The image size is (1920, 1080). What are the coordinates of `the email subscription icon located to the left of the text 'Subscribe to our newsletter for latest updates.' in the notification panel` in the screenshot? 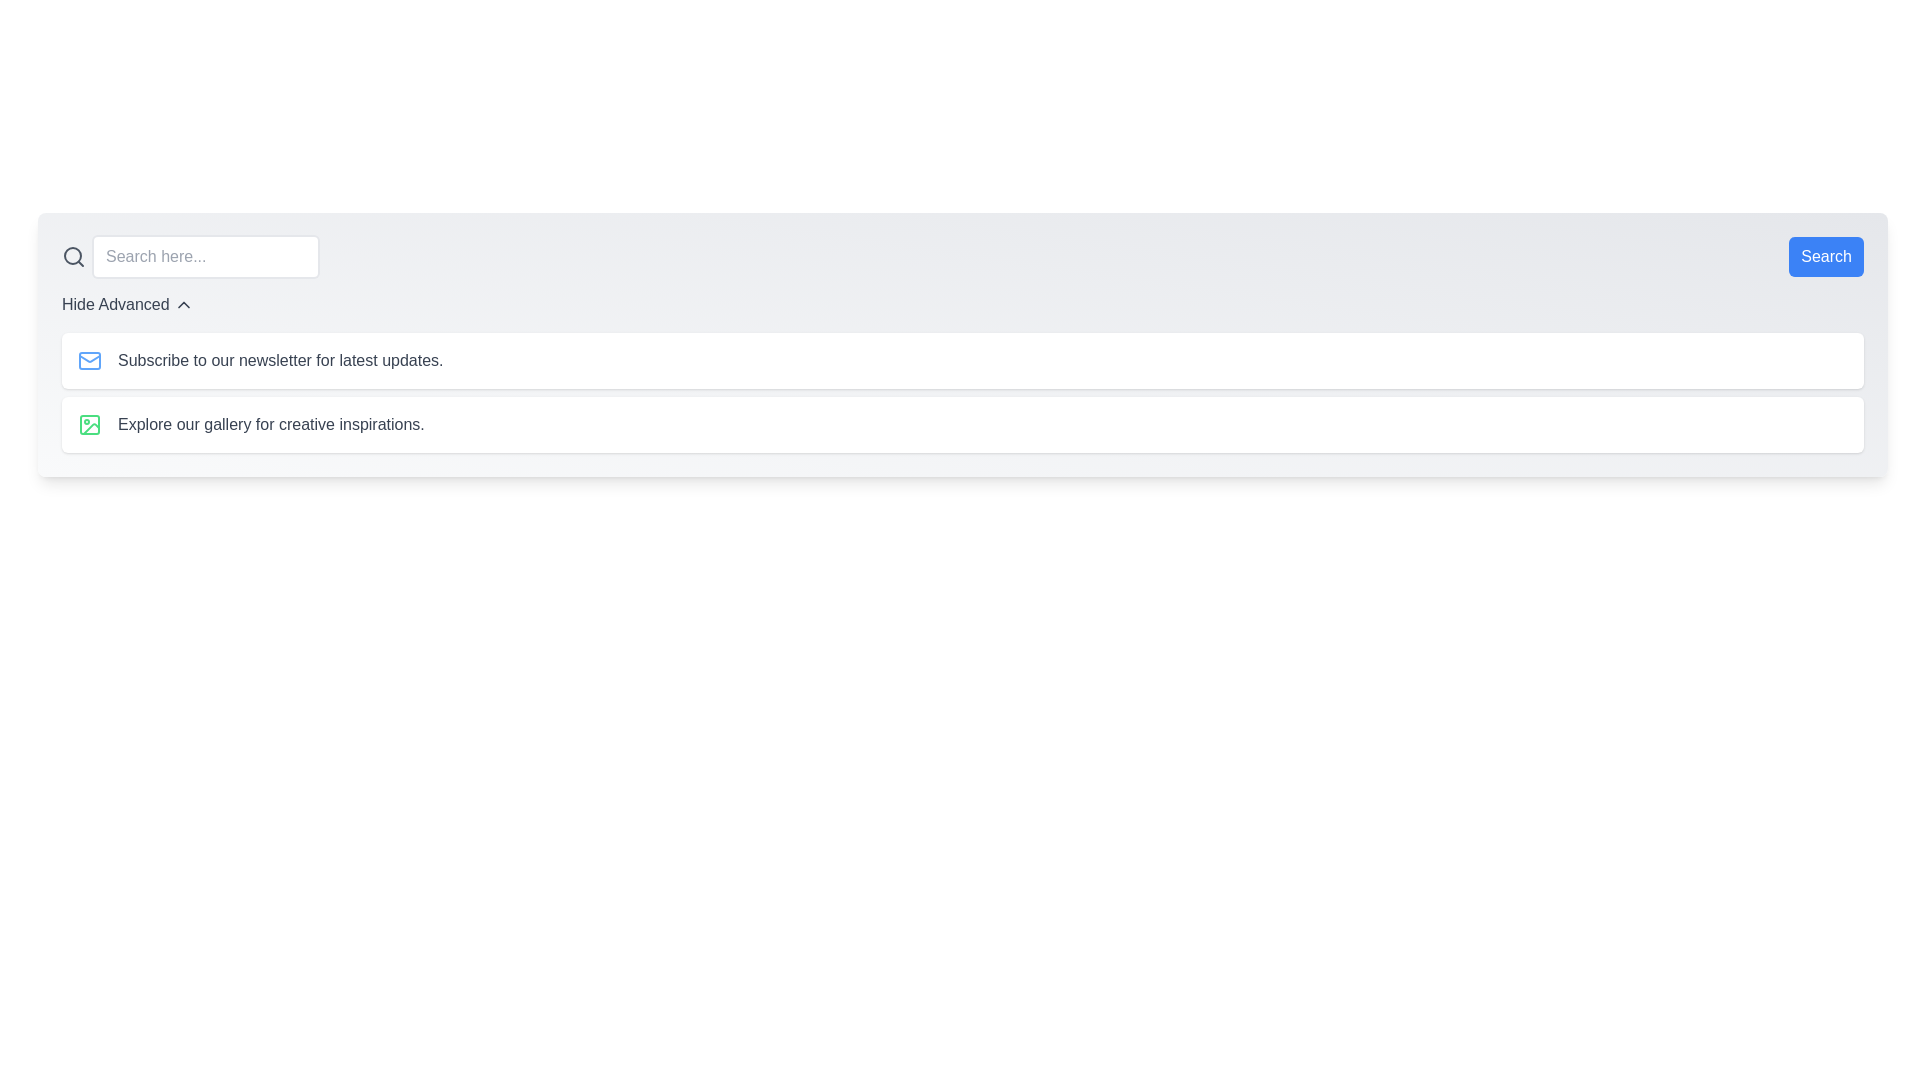 It's located at (89, 361).